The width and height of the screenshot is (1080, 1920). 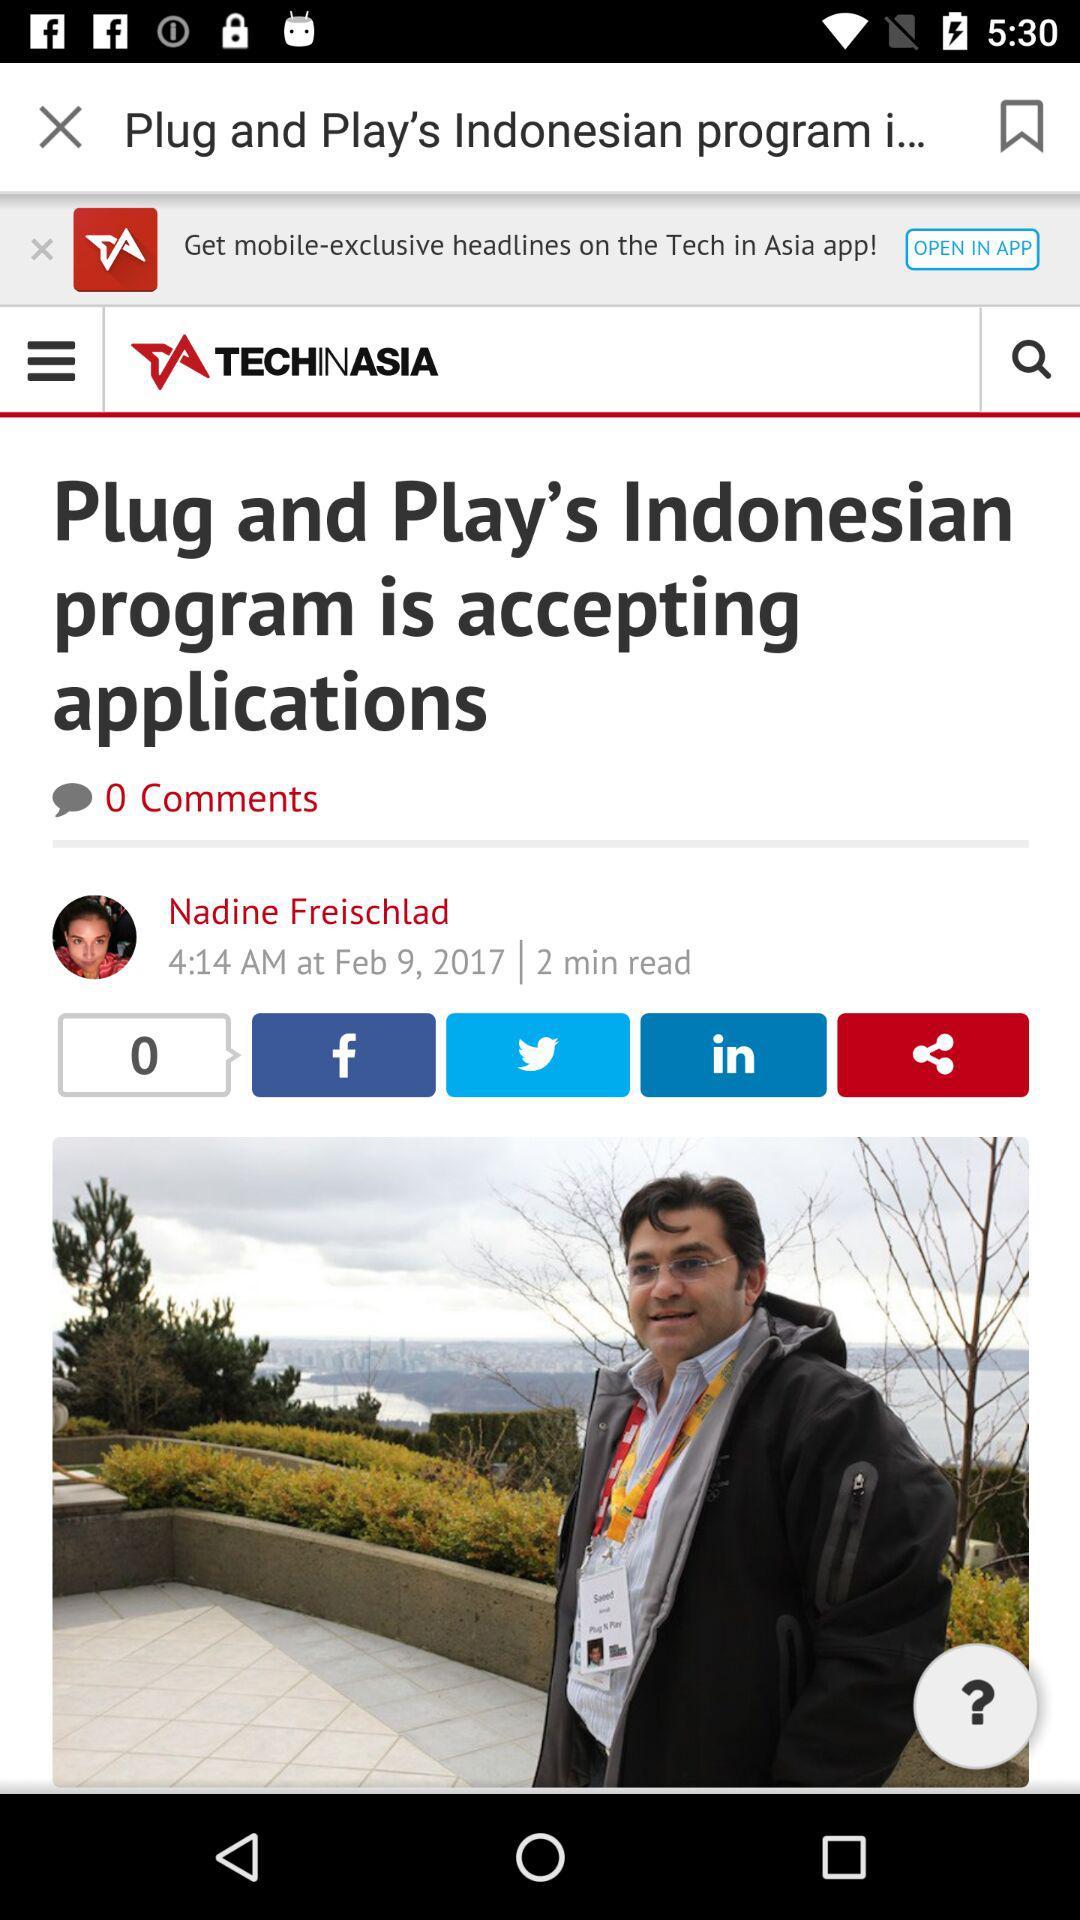 I want to click on the close icon, so click(x=60, y=127).